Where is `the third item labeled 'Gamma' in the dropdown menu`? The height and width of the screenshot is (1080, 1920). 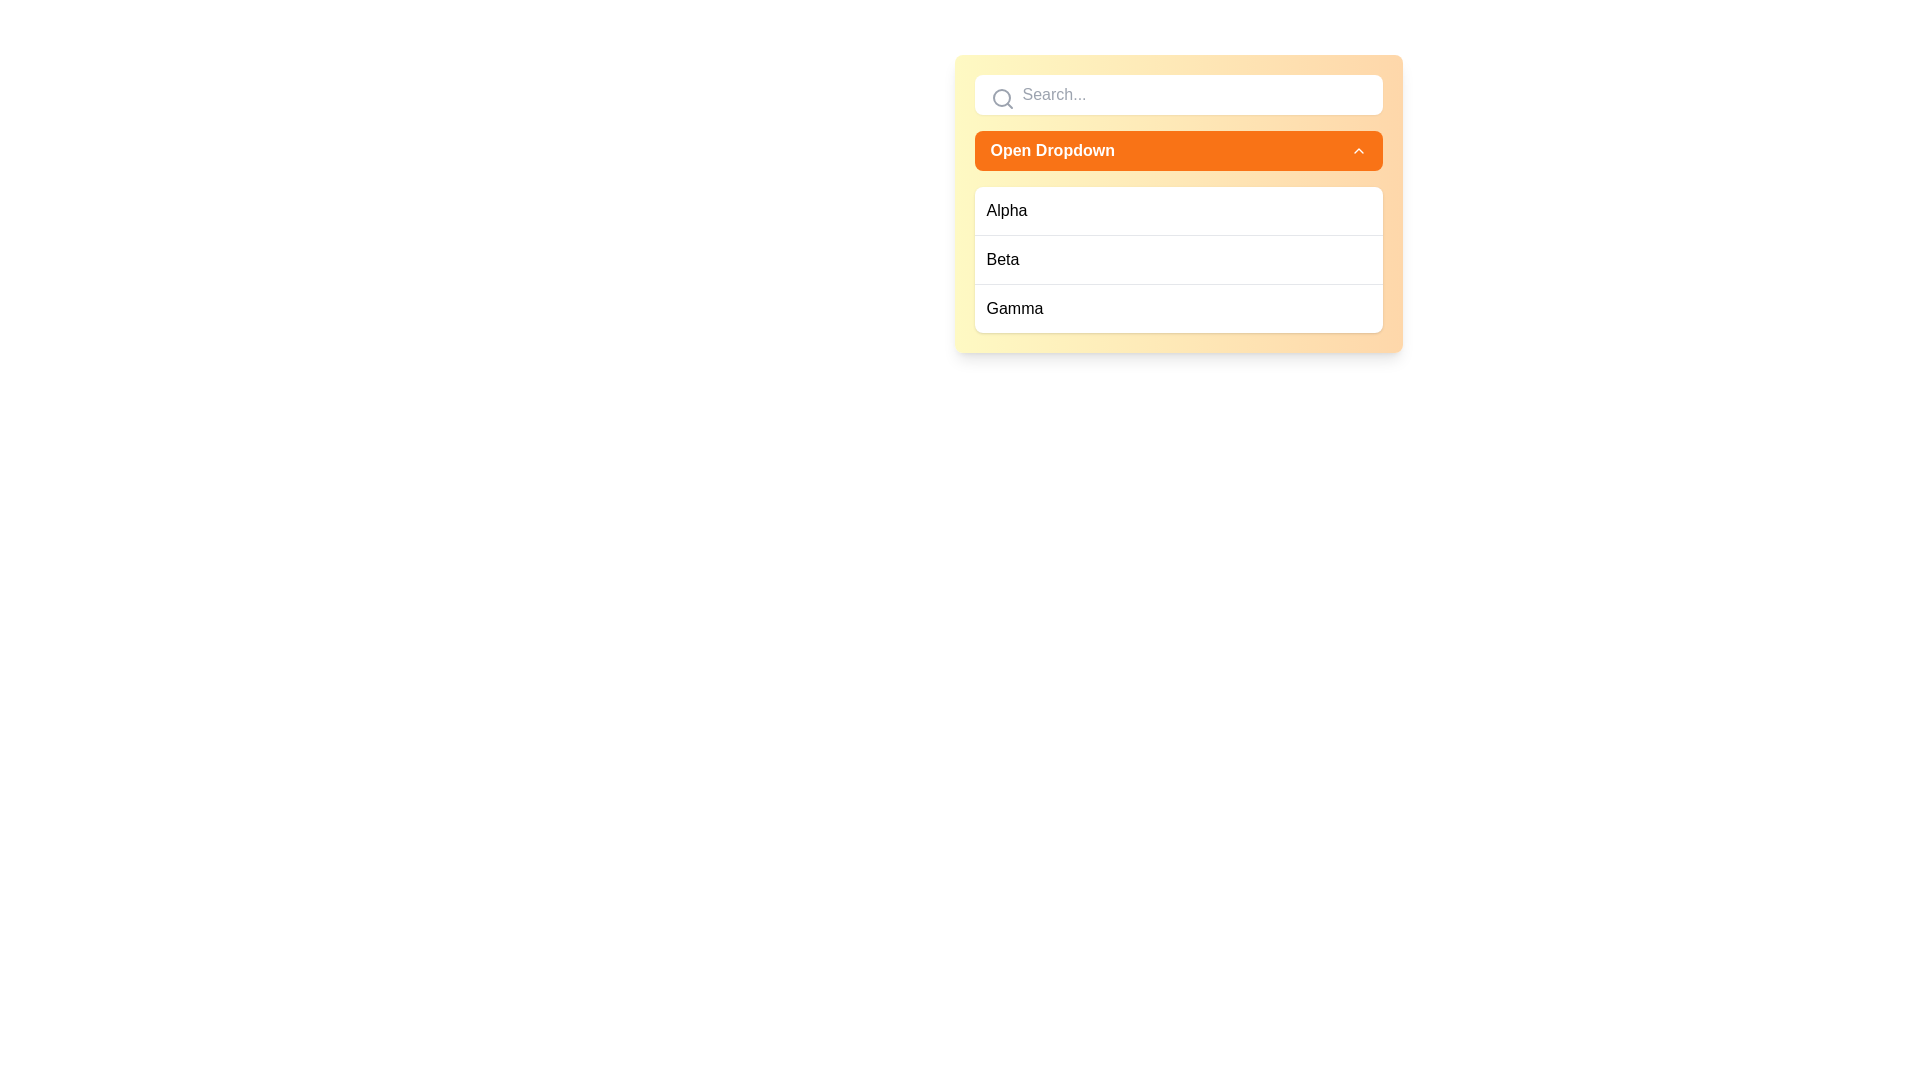
the third item labeled 'Gamma' in the dropdown menu is located at coordinates (1178, 308).